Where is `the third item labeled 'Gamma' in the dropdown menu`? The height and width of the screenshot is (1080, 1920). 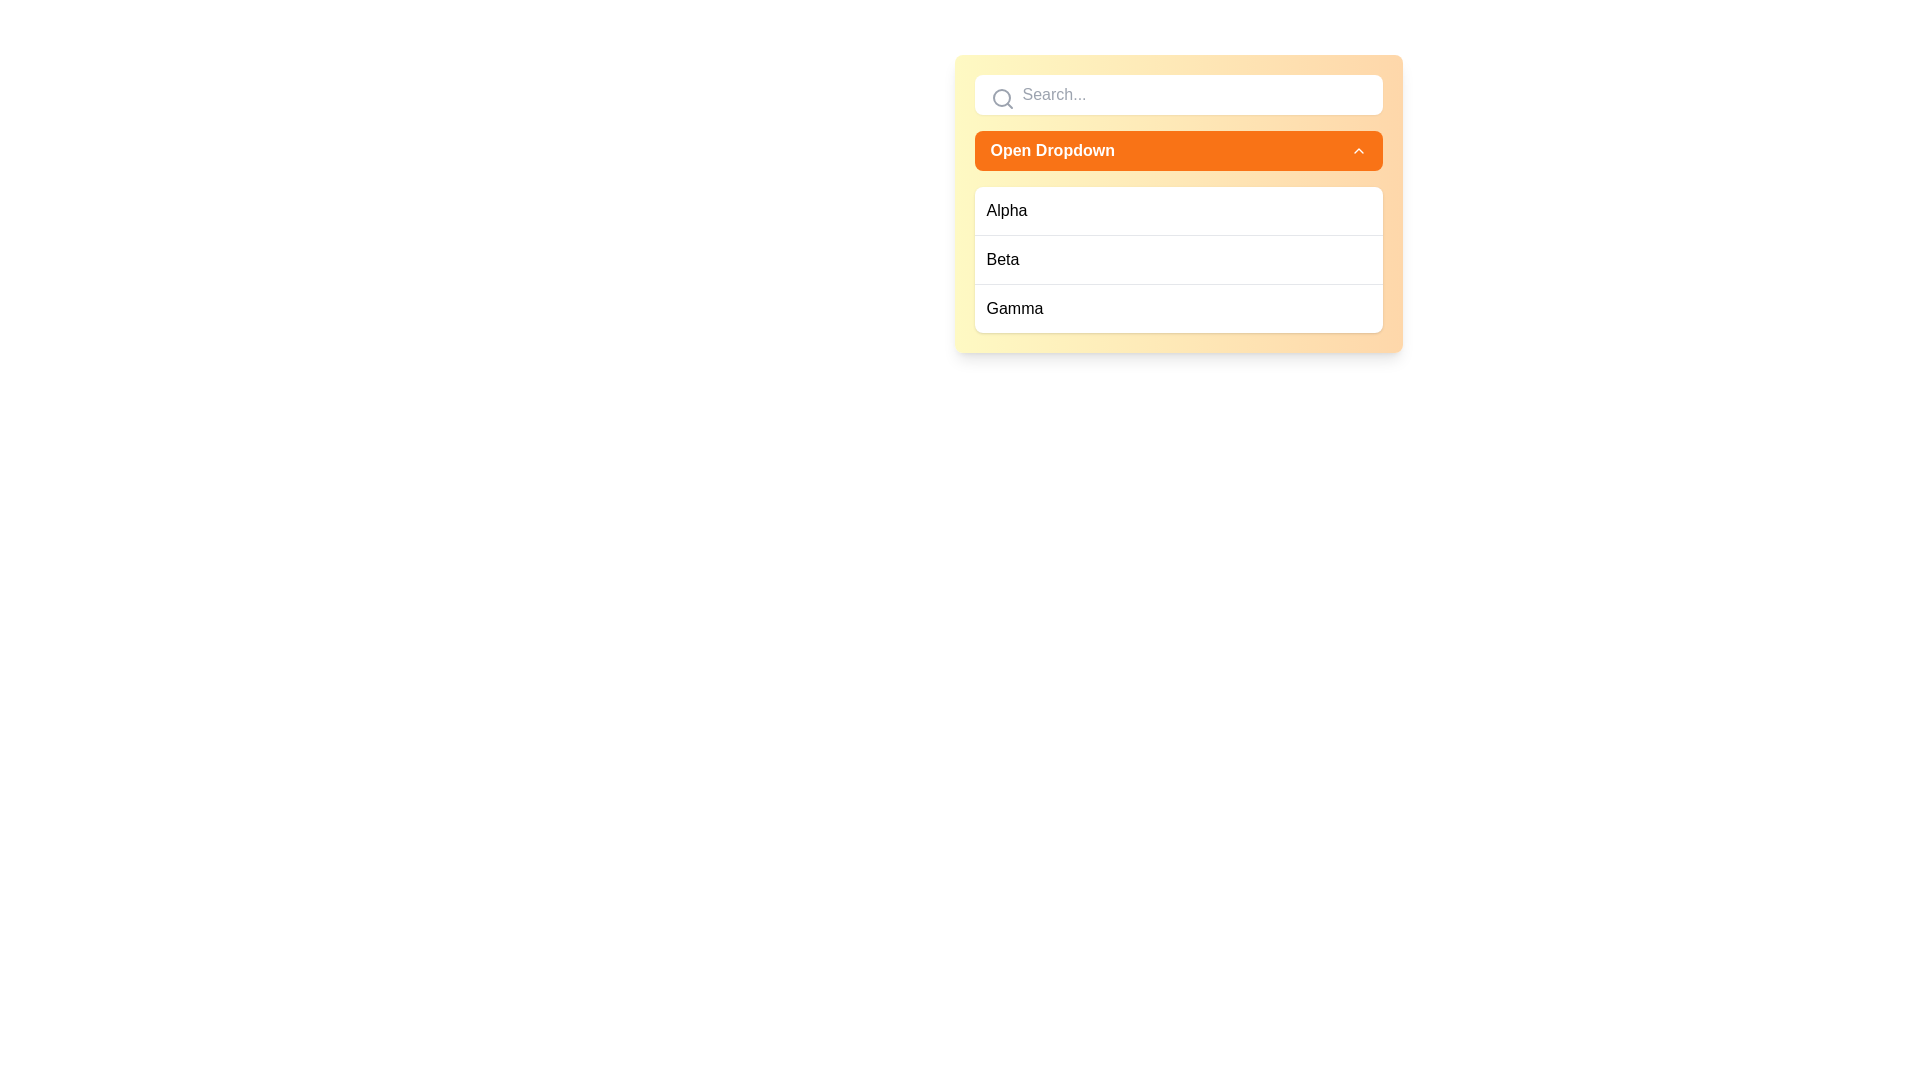
the third item labeled 'Gamma' in the dropdown menu is located at coordinates (1178, 308).